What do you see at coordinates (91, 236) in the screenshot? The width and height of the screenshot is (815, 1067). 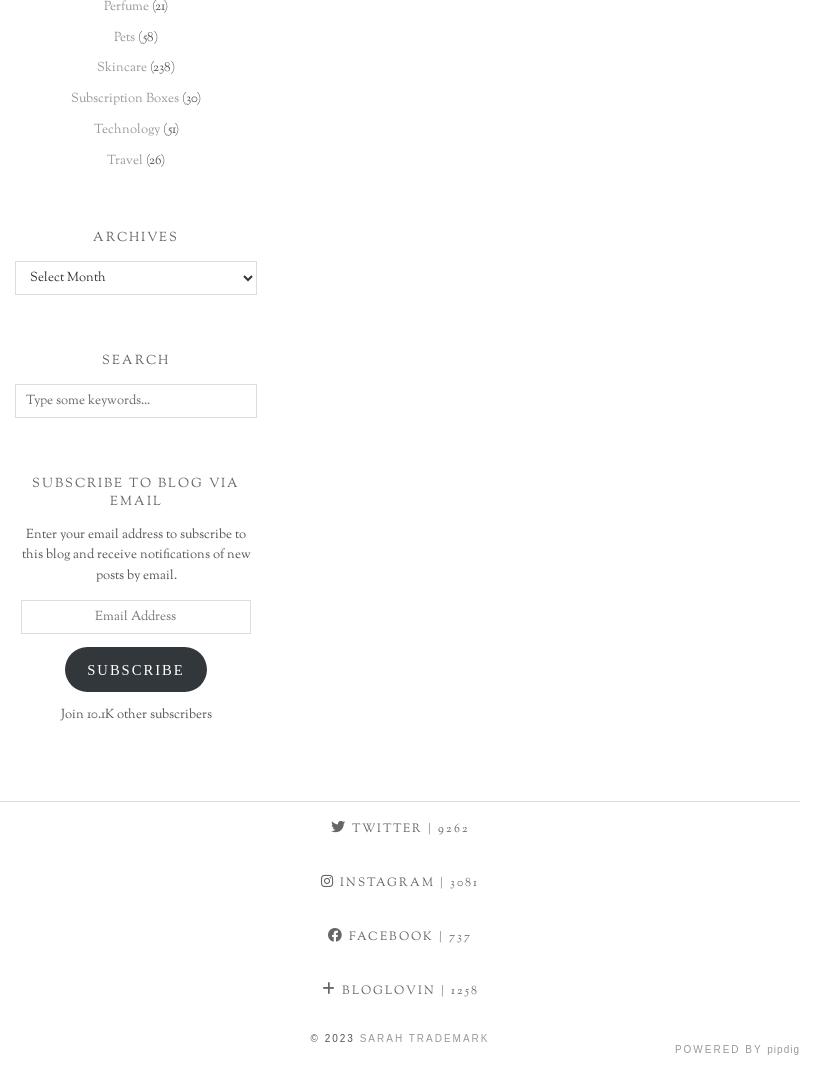 I see `'Archives'` at bounding box center [91, 236].